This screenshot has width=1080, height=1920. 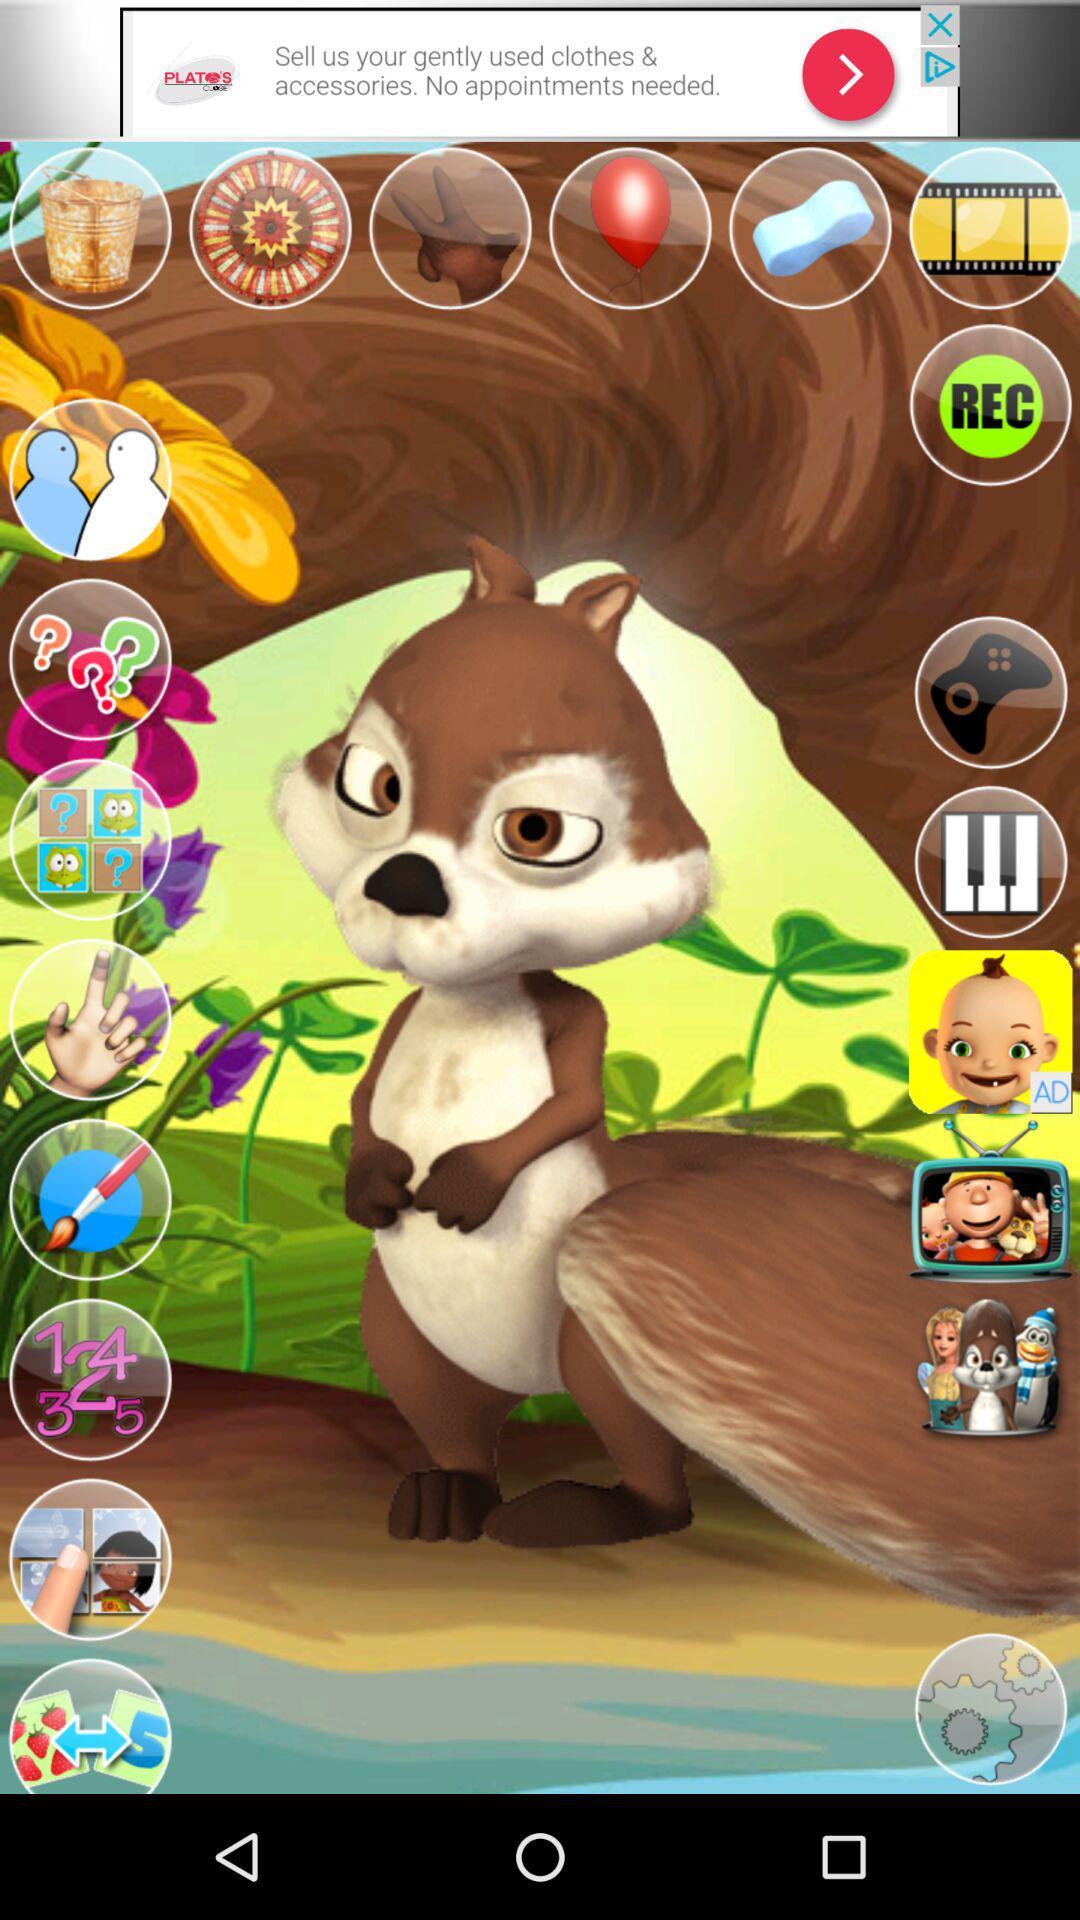 What do you see at coordinates (540, 70) in the screenshot?
I see `advertisement` at bounding box center [540, 70].